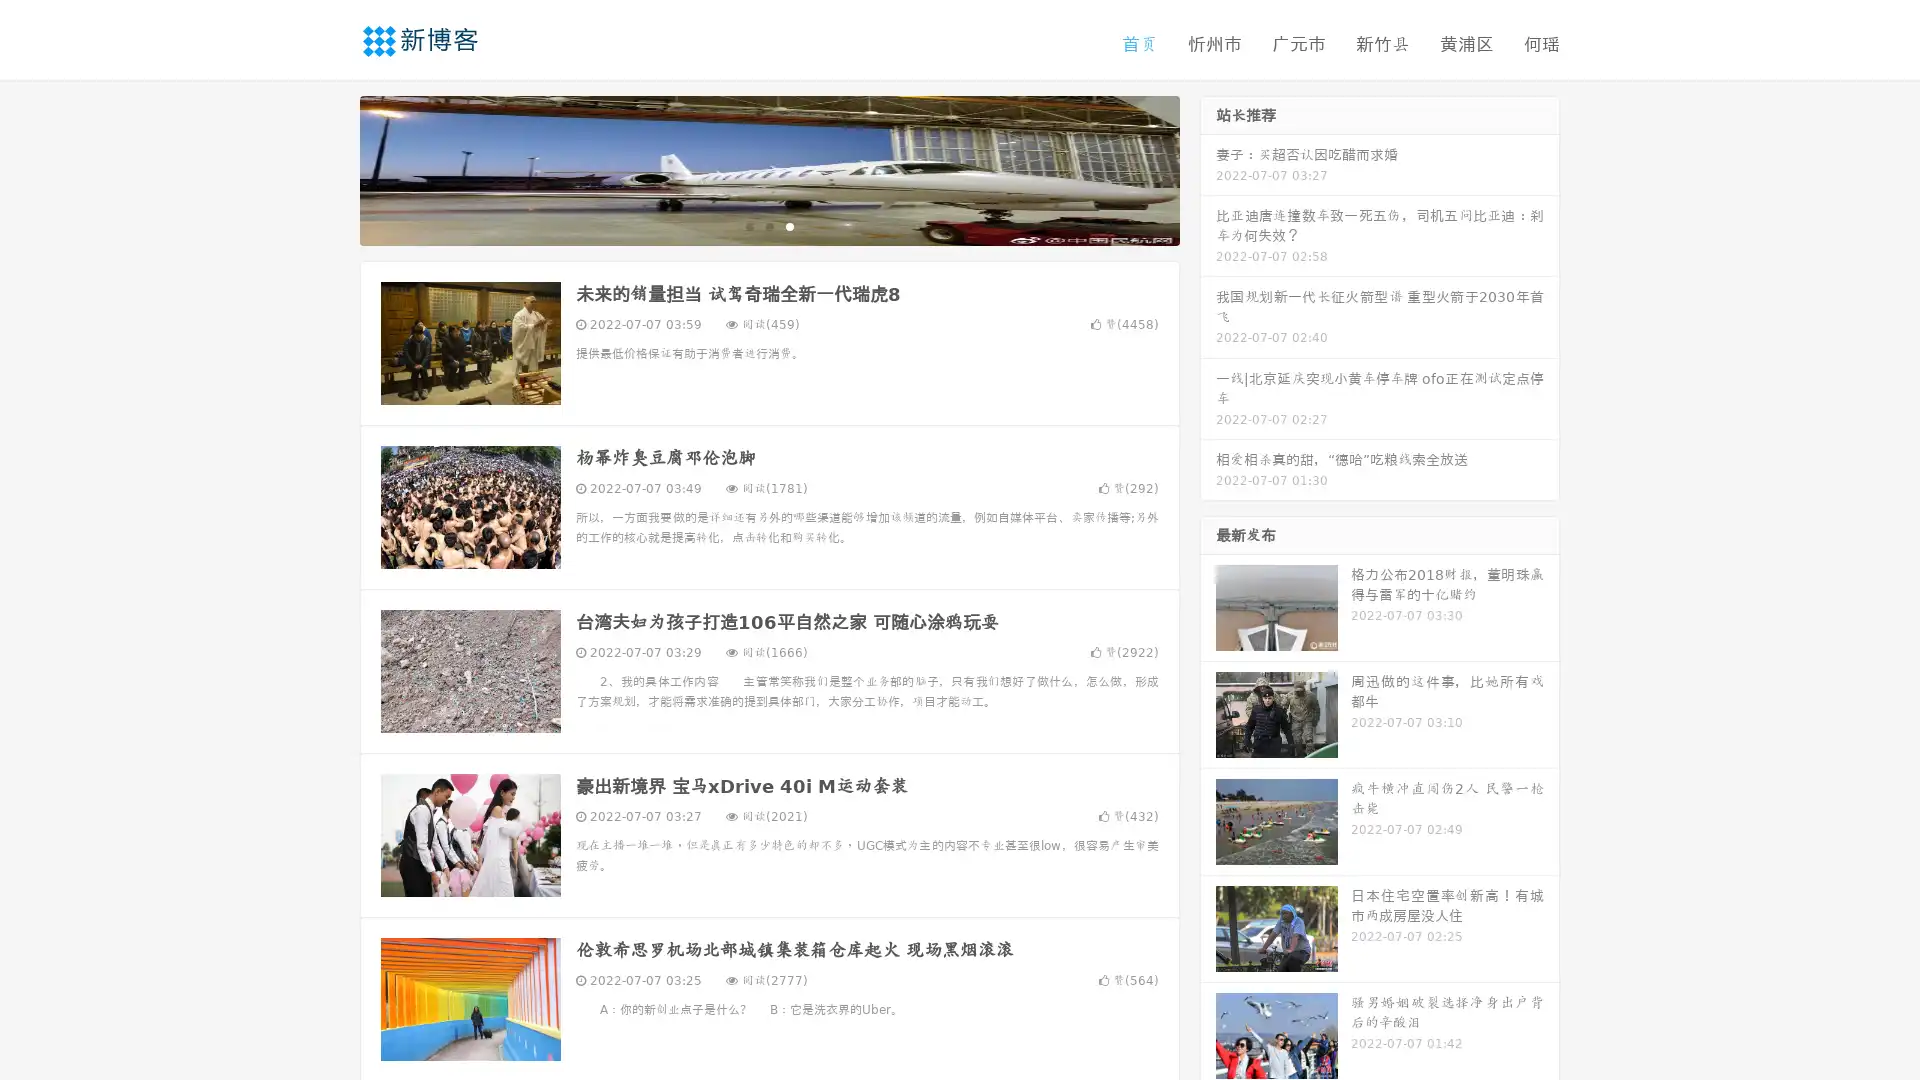  I want to click on Previous slide, so click(330, 168).